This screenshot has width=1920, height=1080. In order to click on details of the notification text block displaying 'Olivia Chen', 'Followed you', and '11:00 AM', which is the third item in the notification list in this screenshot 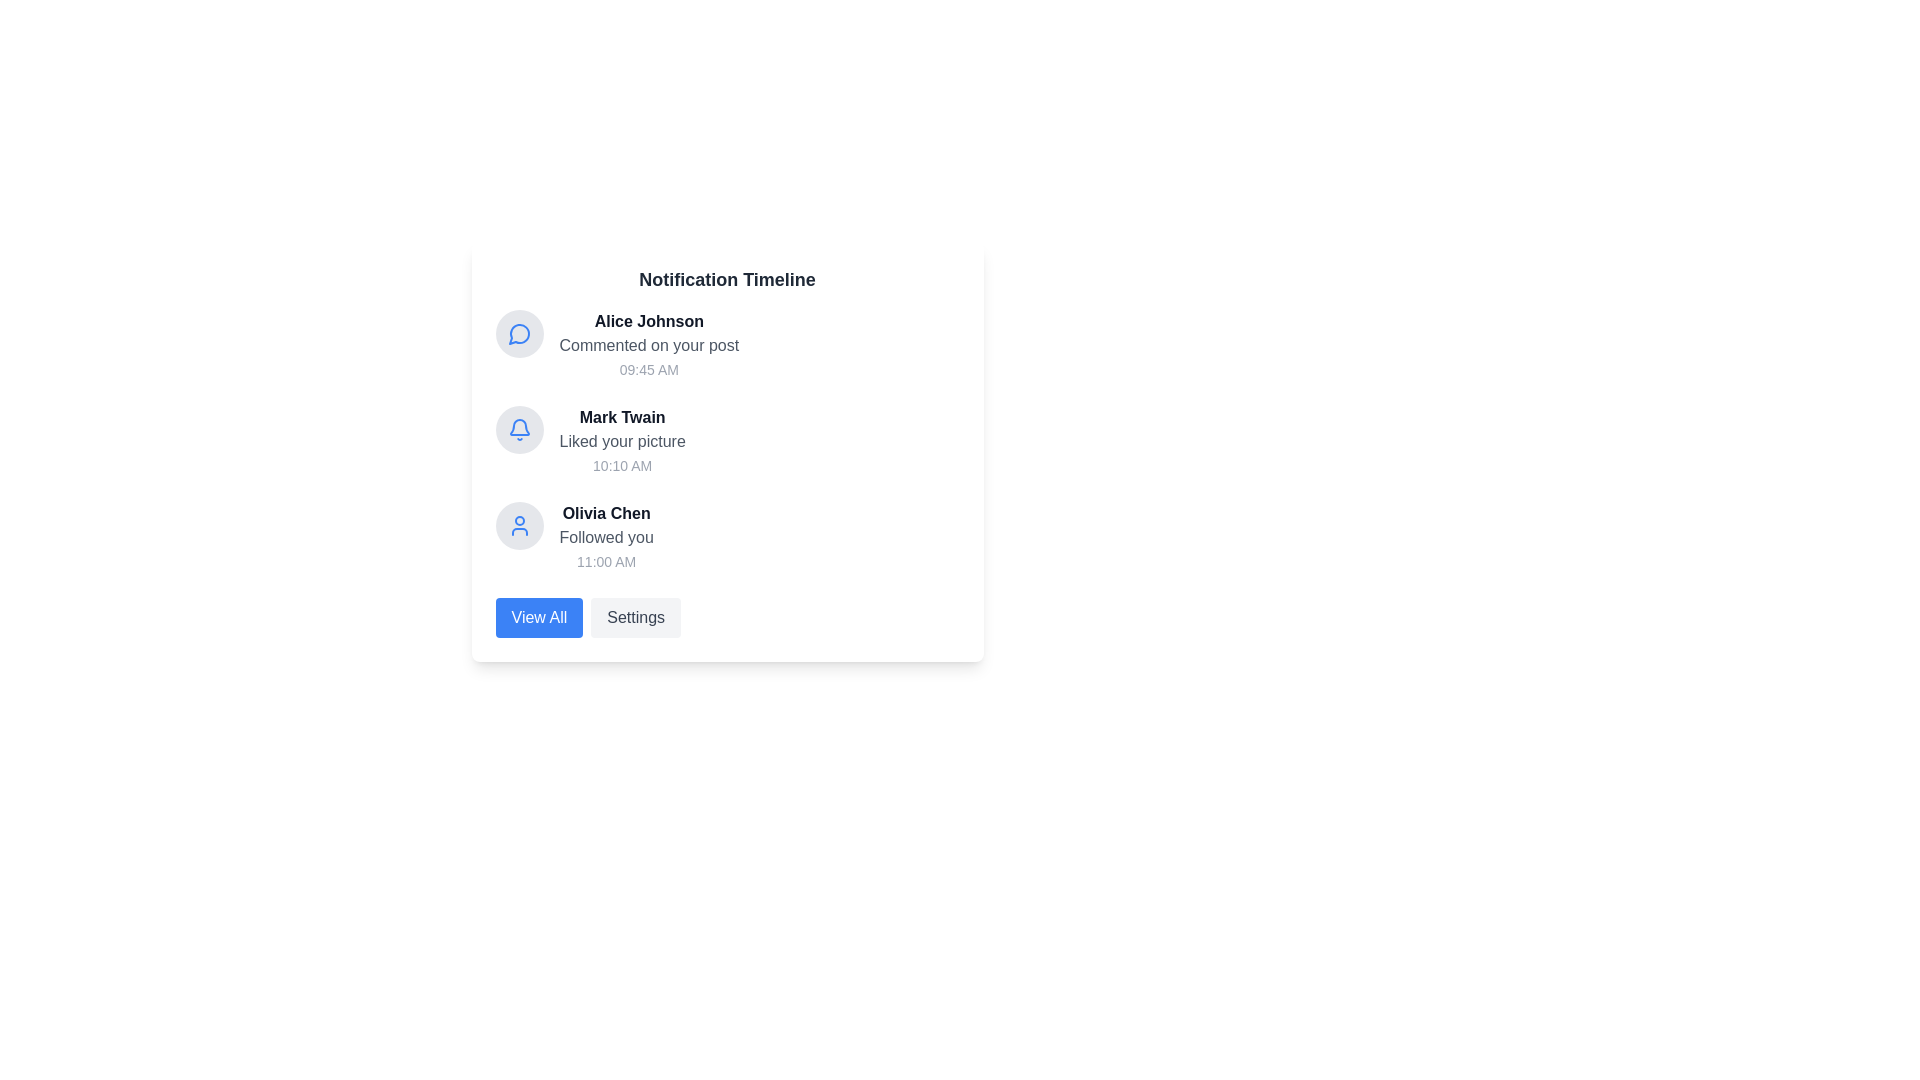, I will do `click(605, 536)`.